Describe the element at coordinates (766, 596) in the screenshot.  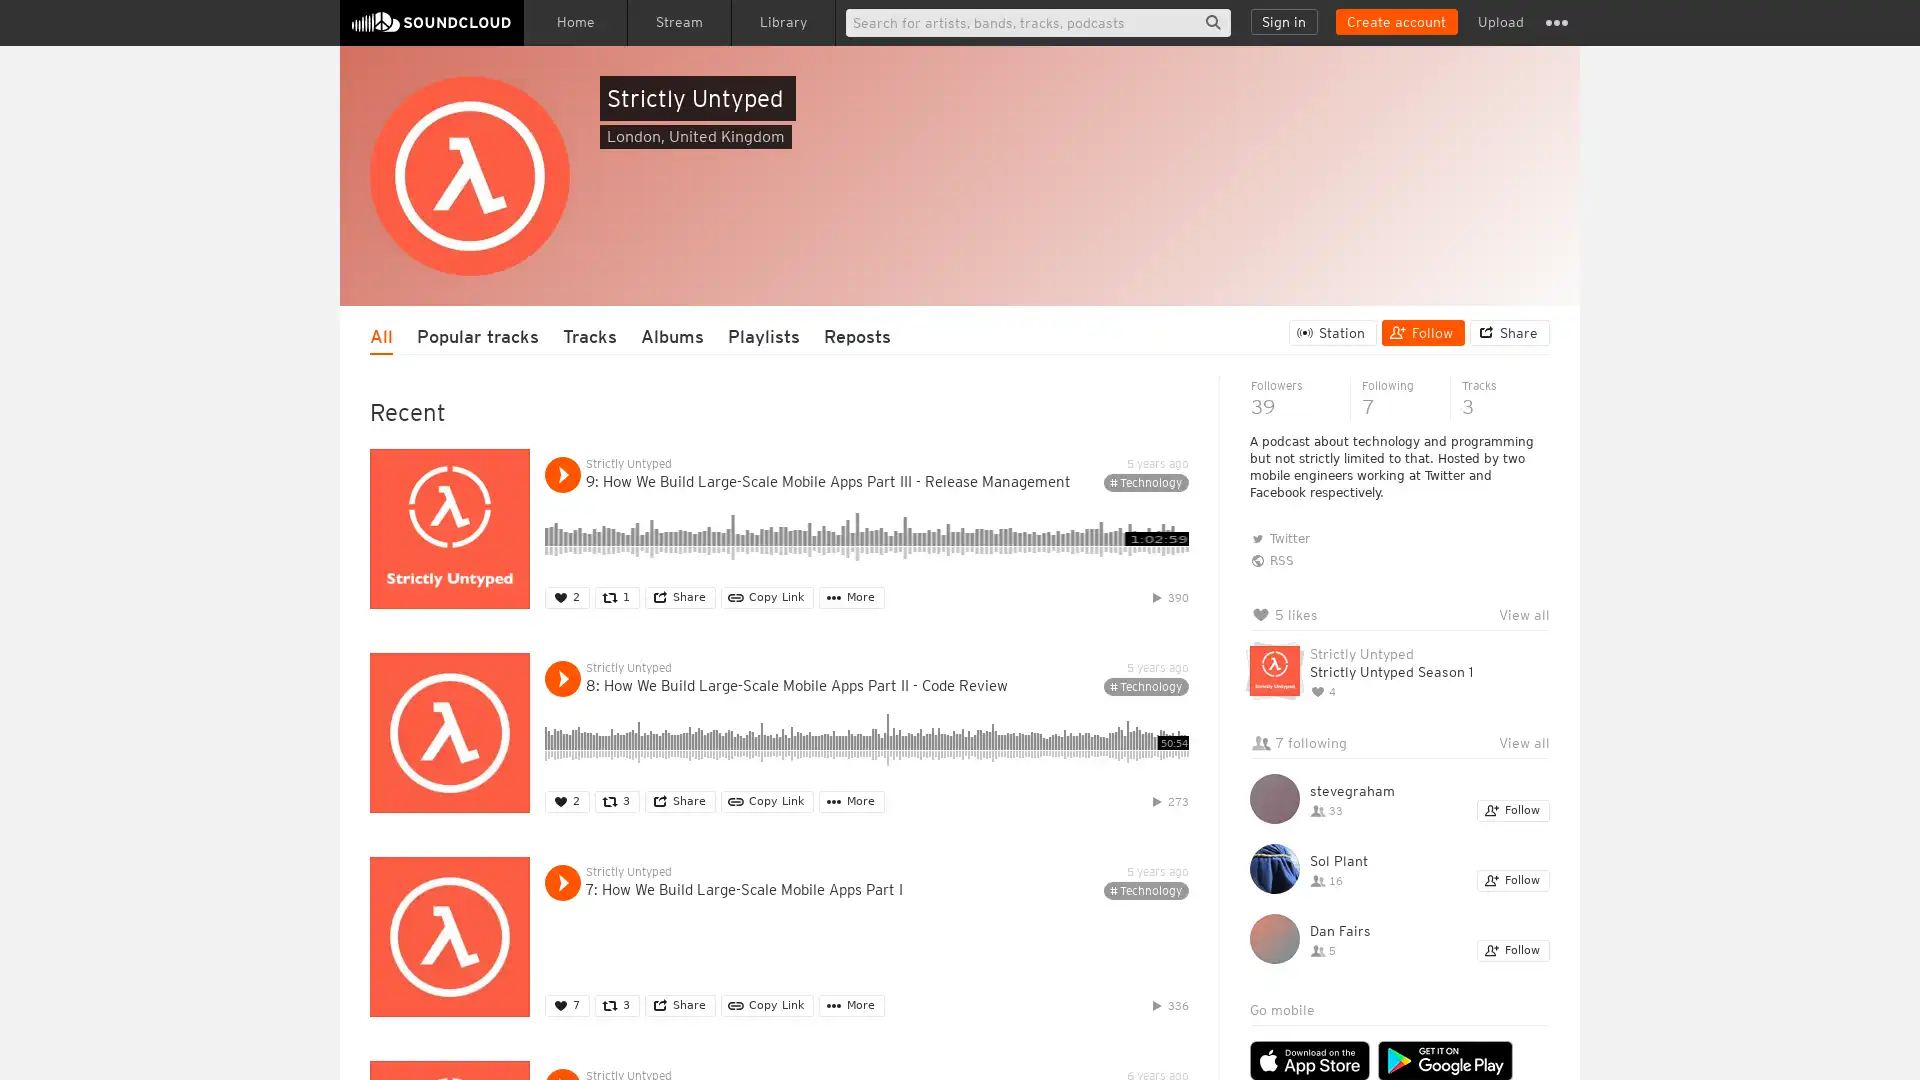
I see `Copy Link` at that location.